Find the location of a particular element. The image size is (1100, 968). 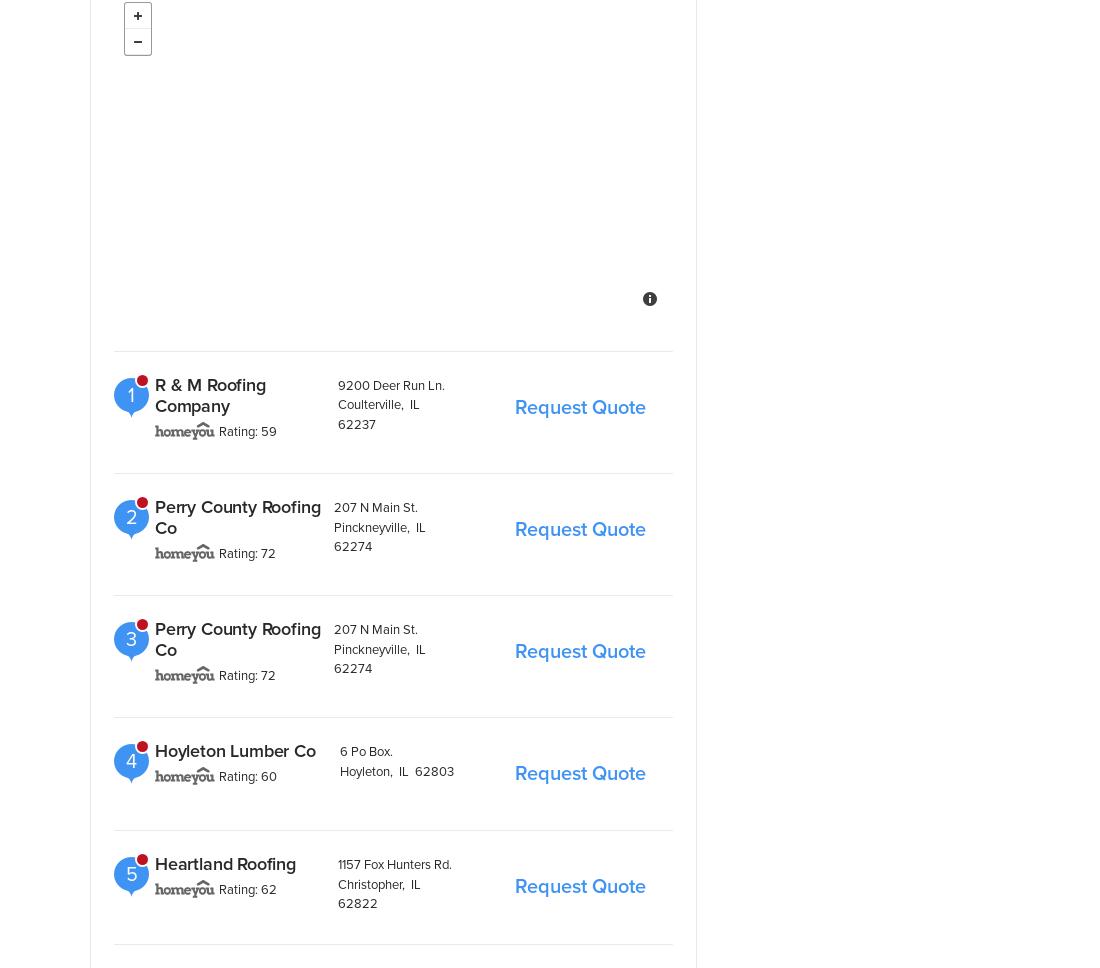

'62237' is located at coordinates (355, 423).